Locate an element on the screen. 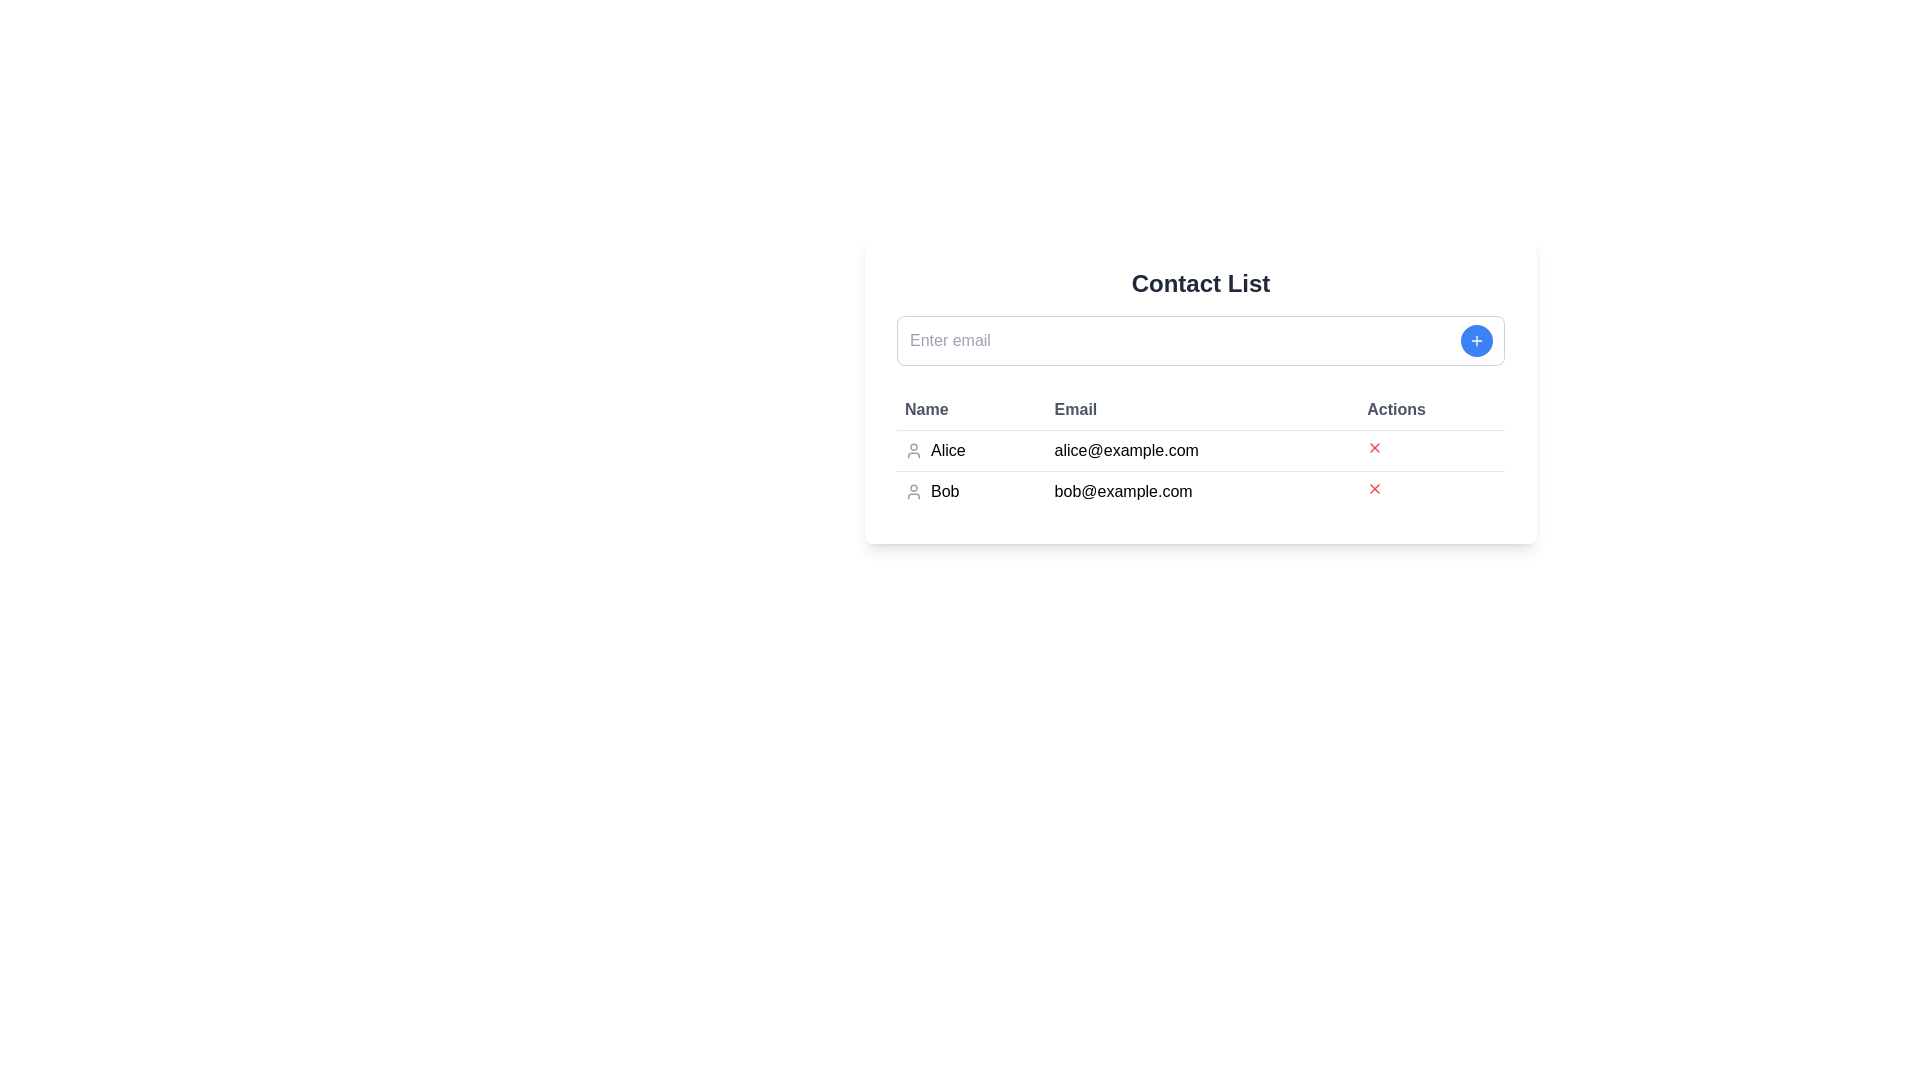 Image resolution: width=1920 pixels, height=1080 pixels. the delete icon in the second row of the 'Actions' column of the 'Contact List' table is located at coordinates (1374, 489).